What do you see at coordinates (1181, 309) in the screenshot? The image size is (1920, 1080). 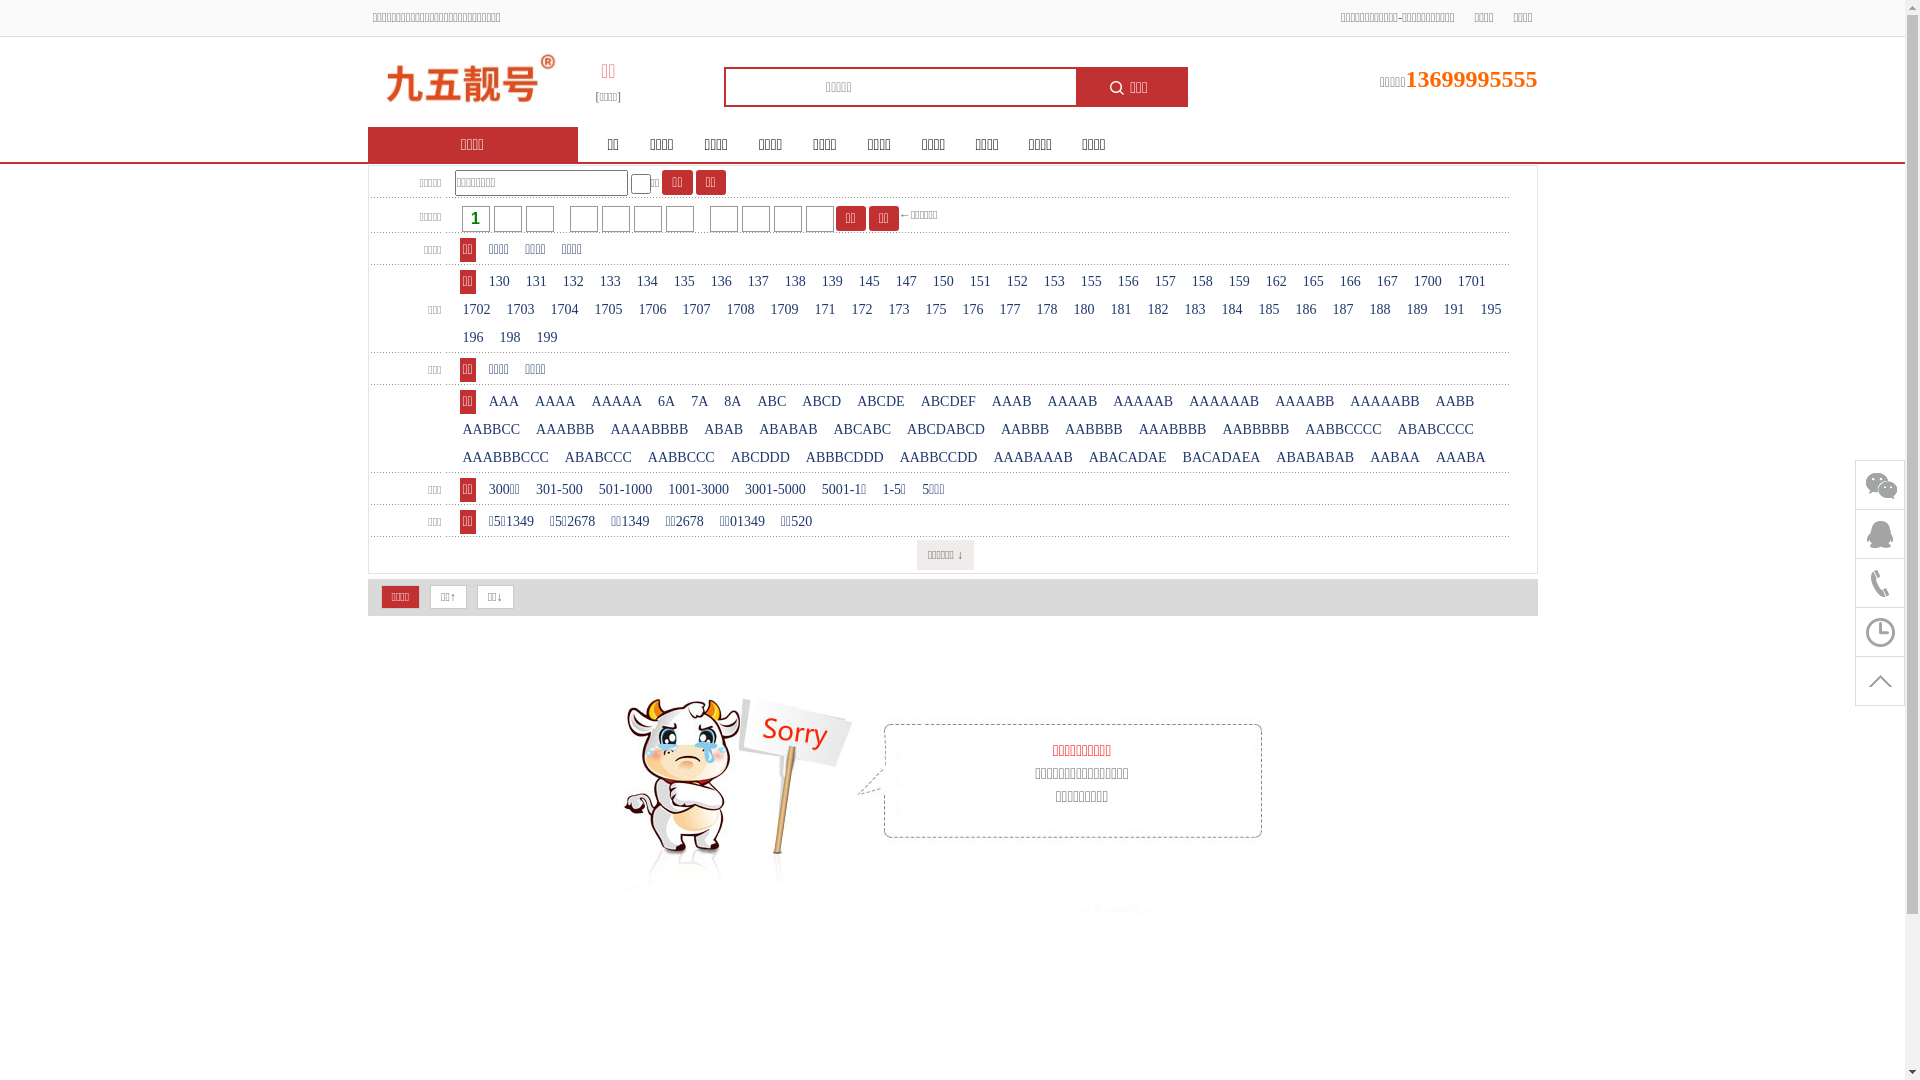 I see `'183'` at bounding box center [1181, 309].